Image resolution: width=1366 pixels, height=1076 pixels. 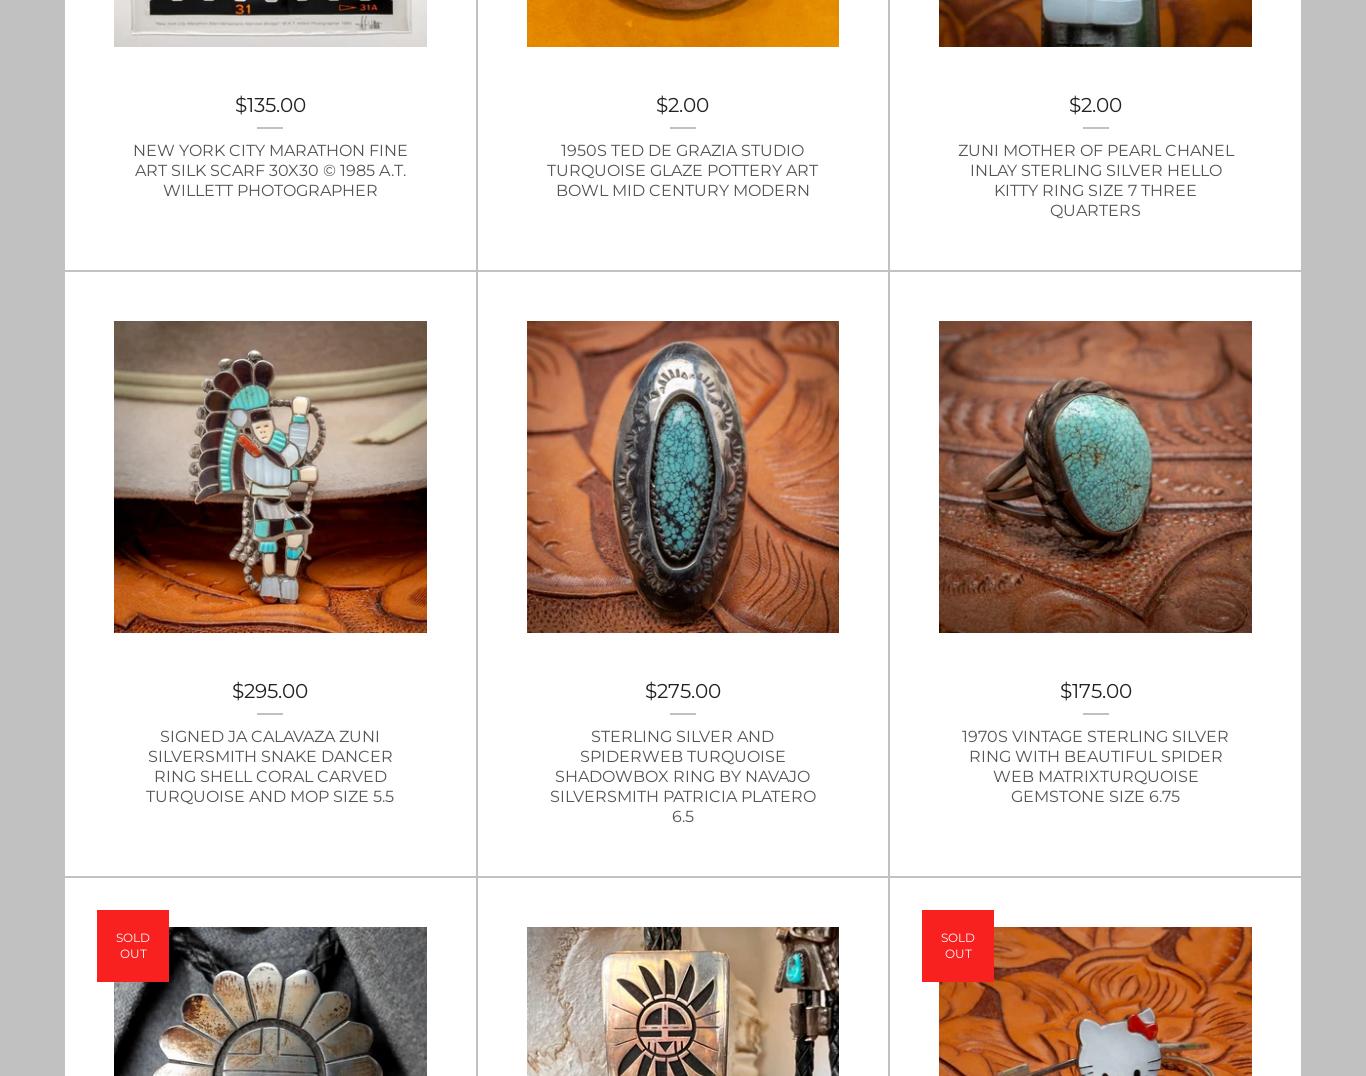 I want to click on 'Signed JA Calavaza Zuni Silversmith Snake Dancer Ring Shell Coral Carved Turquoise and MOP Size 5.5', so click(x=270, y=766).